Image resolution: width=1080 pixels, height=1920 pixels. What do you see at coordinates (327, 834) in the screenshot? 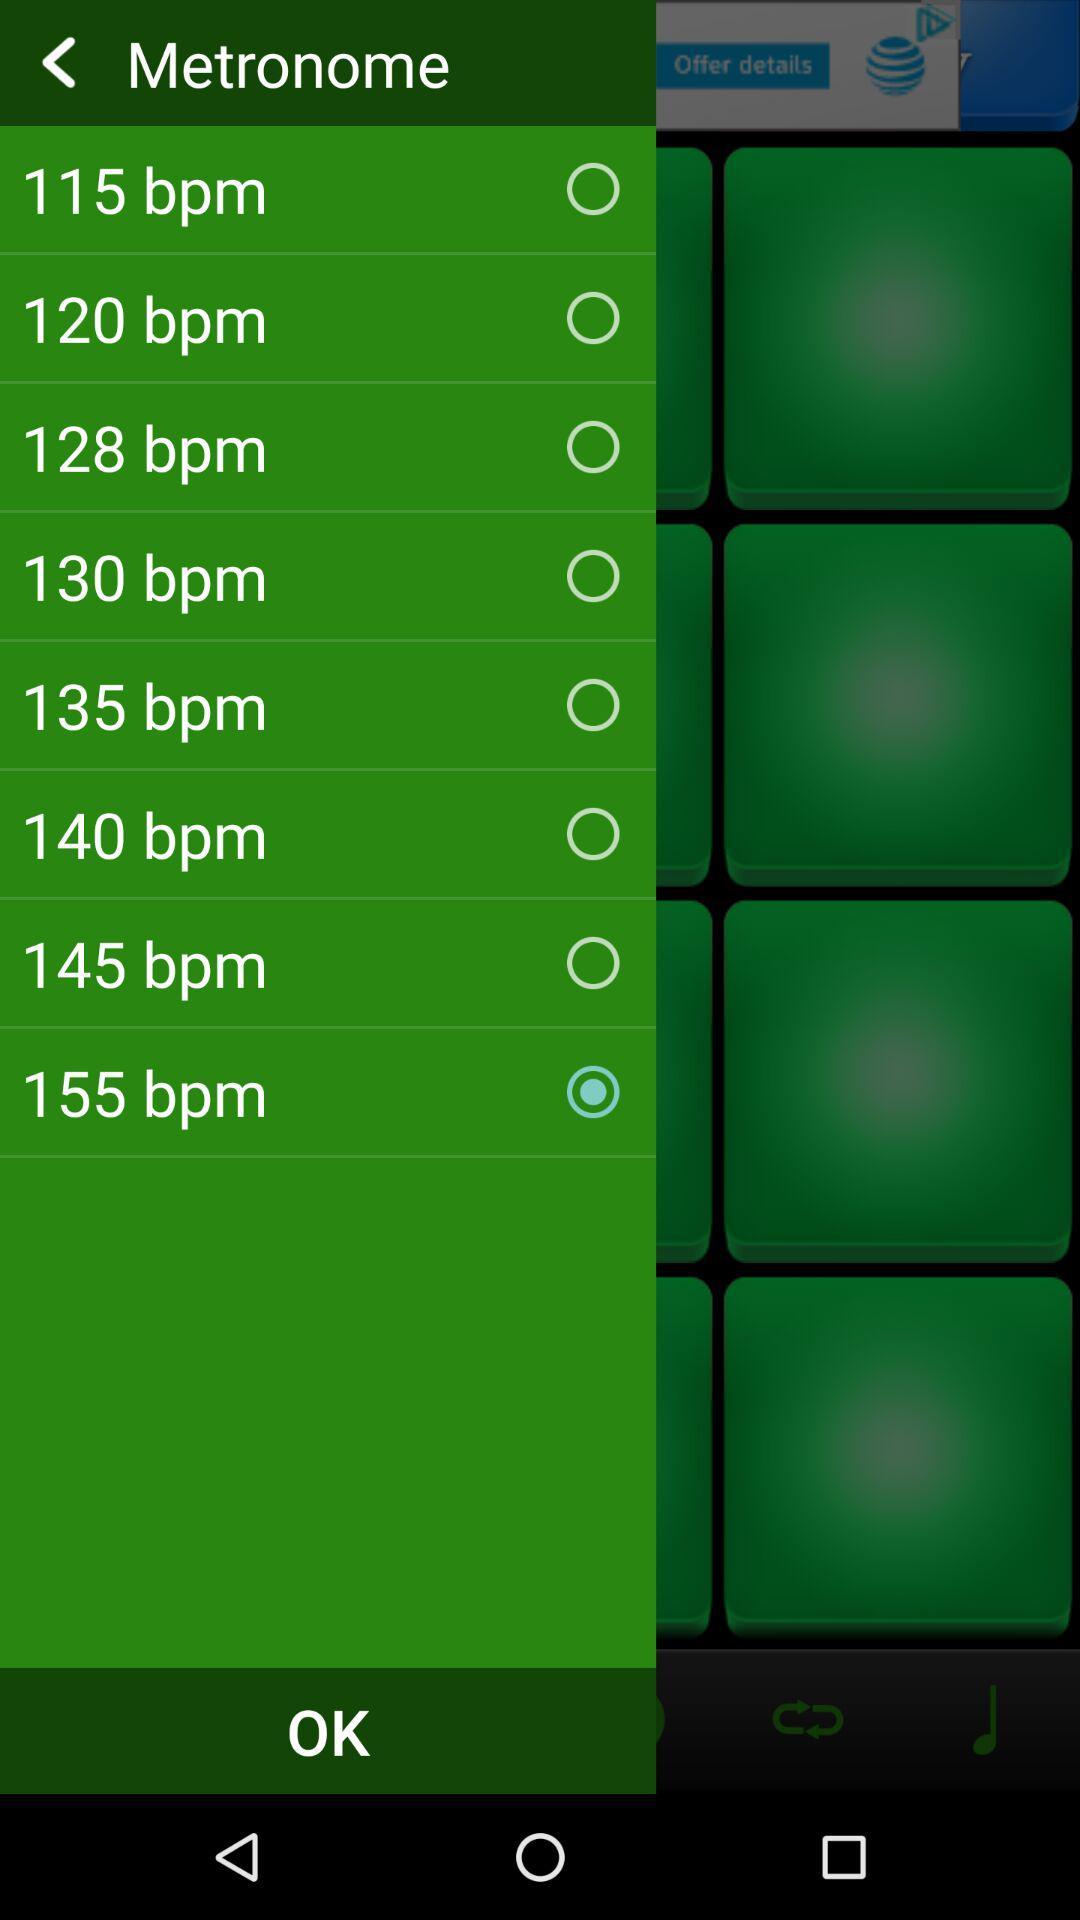
I see `the icon below 135 bpm icon` at bounding box center [327, 834].